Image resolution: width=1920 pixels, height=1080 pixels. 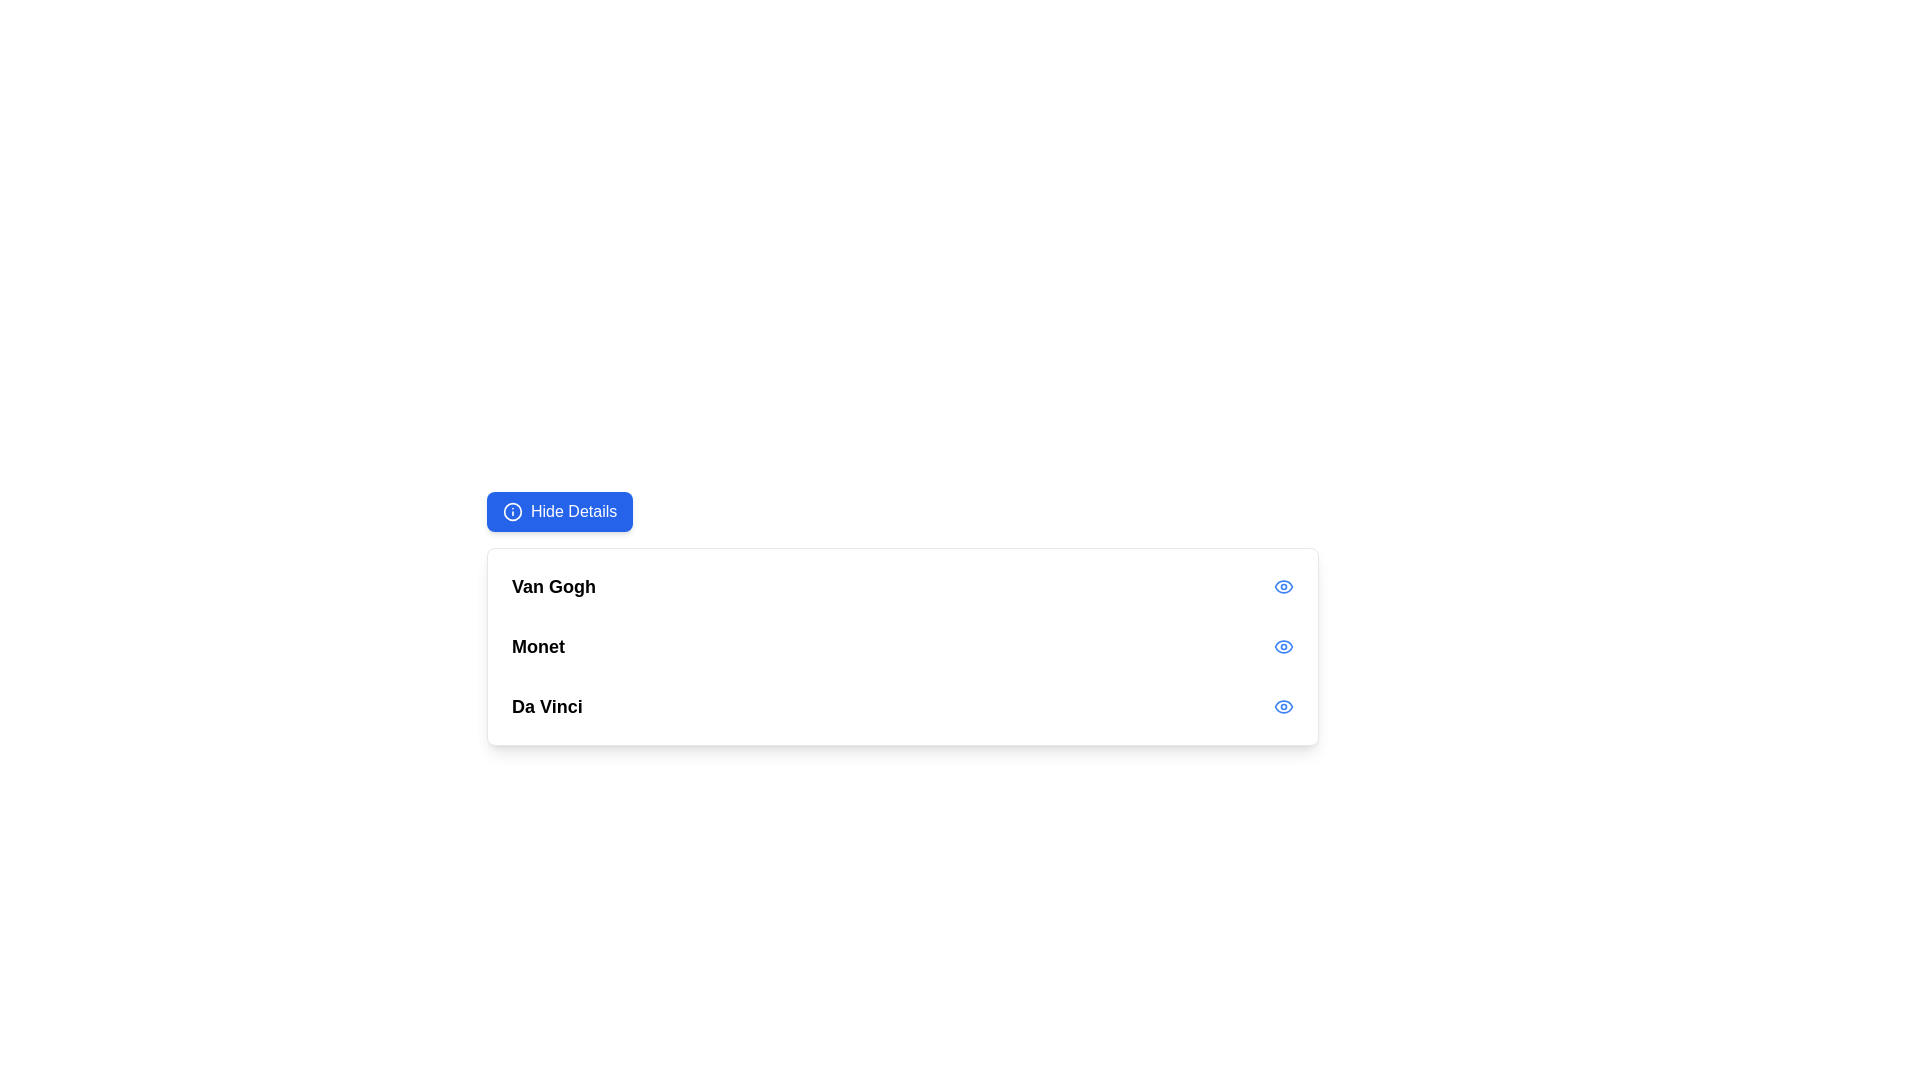 I want to click on the text label displaying 'Da Vinci', which is the last item in a vertically stacked list of text labels, so click(x=547, y=705).